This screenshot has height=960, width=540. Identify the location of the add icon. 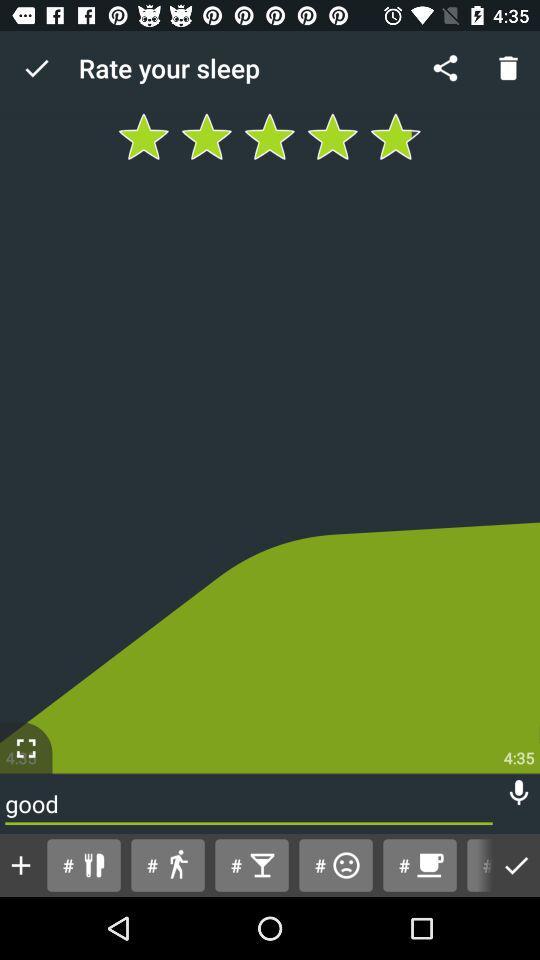
(20, 864).